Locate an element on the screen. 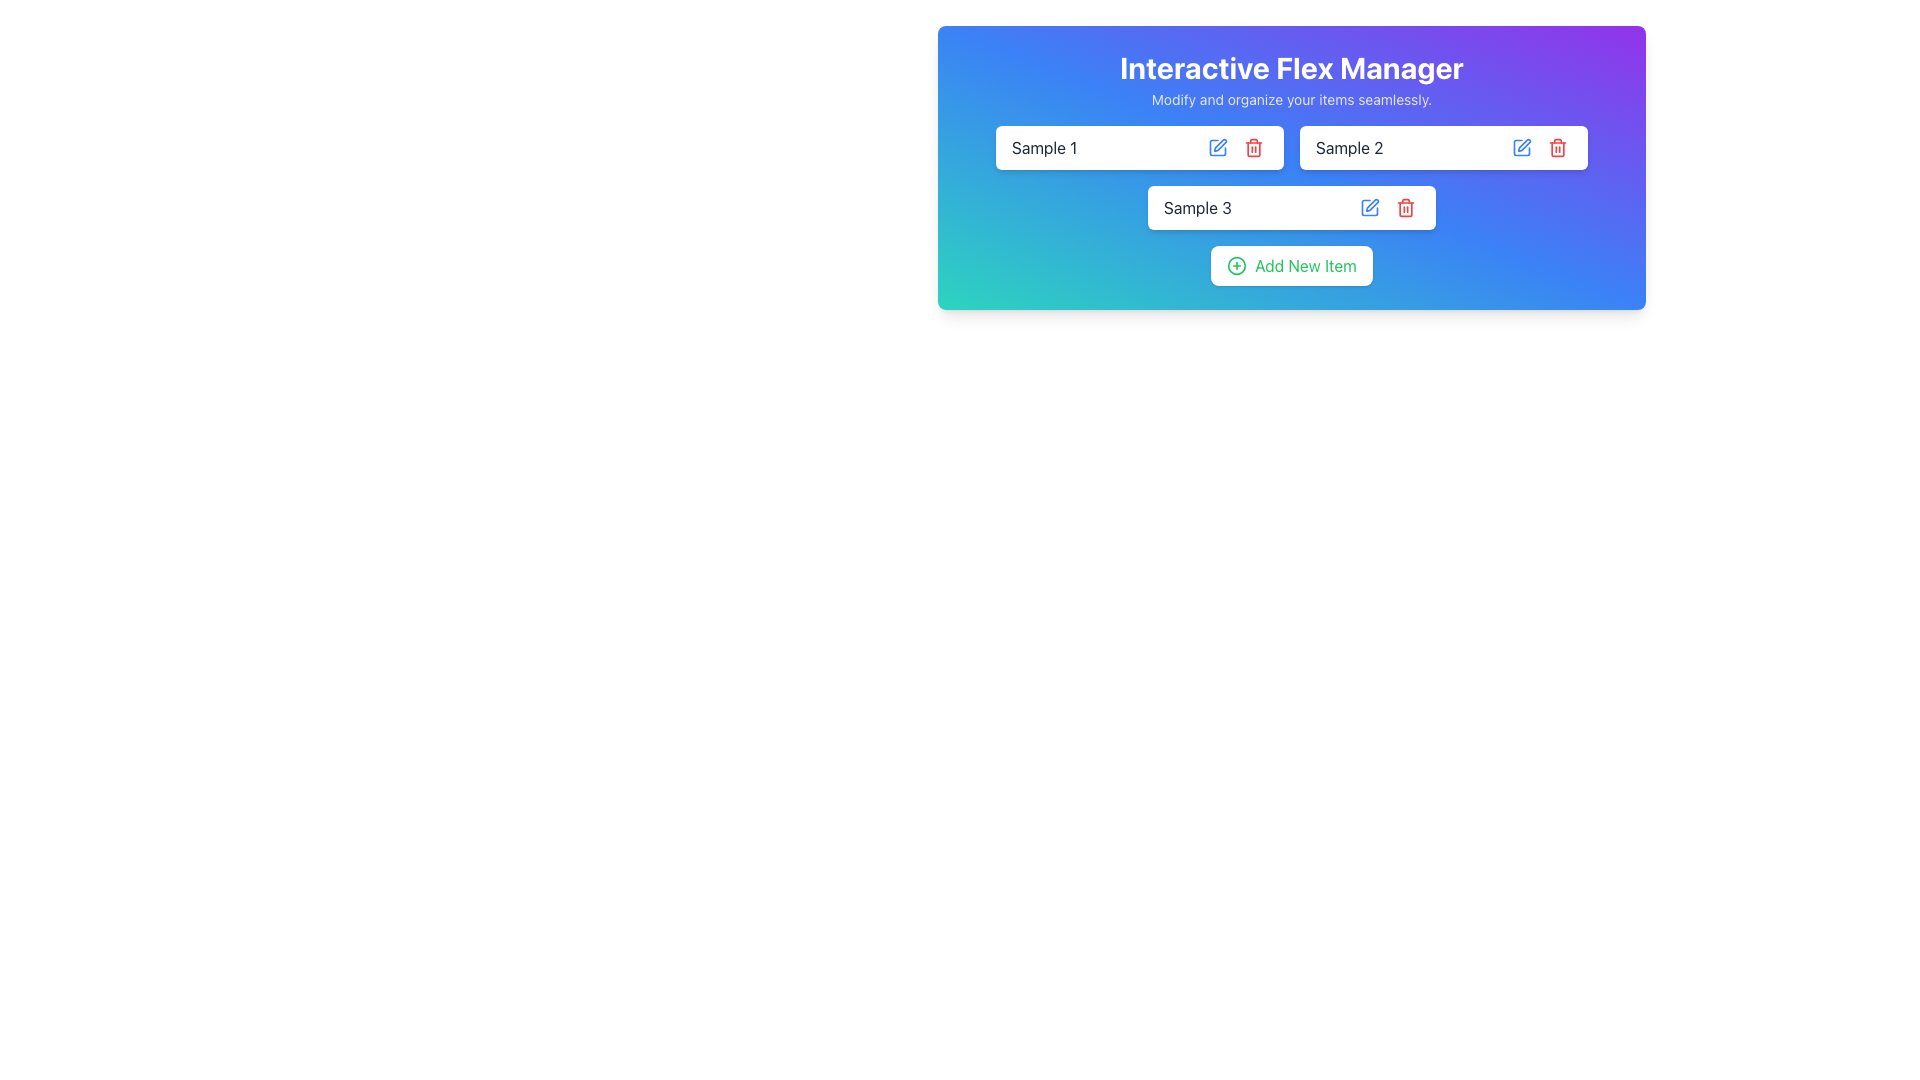 The image size is (1920, 1080). the red trash can icon button, which is located to the right of the input field labeled 'Sample 1' is located at coordinates (1252, 146).